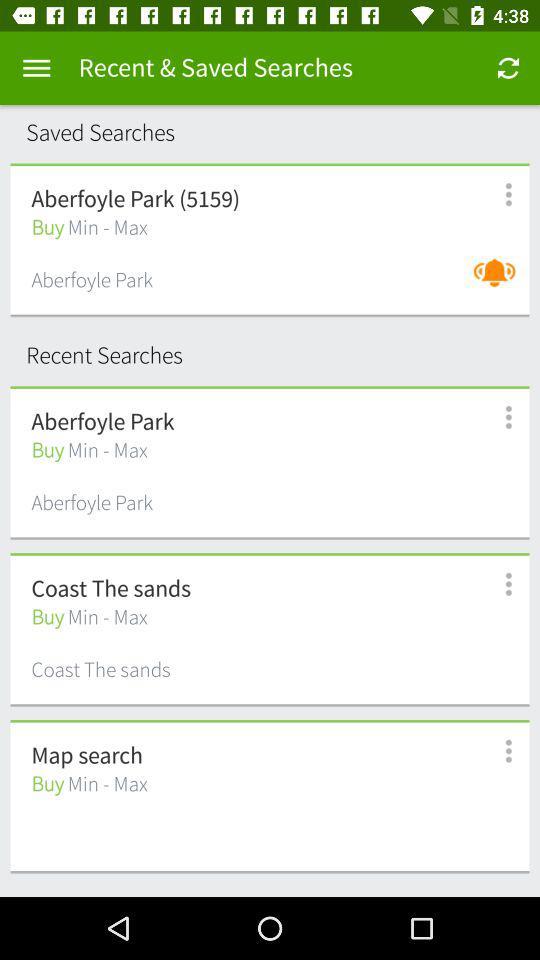  Describe the element at coordinates (86, 755) in the screenshot. I see `icon above buy min - max icon` at that location.